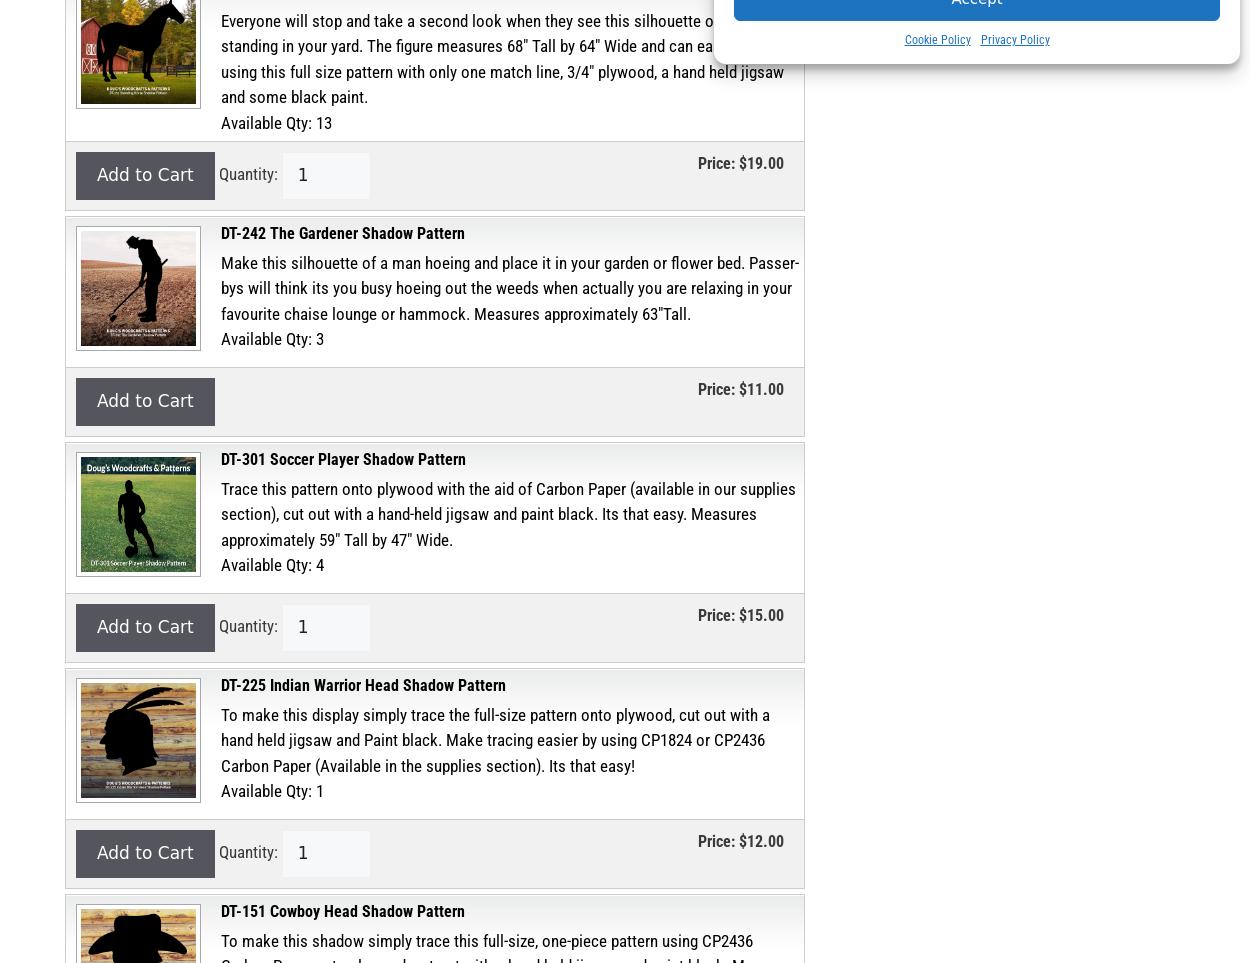  I want to click on 'DT-242  The Gardener Shadow Pattern', so click(342, 232).